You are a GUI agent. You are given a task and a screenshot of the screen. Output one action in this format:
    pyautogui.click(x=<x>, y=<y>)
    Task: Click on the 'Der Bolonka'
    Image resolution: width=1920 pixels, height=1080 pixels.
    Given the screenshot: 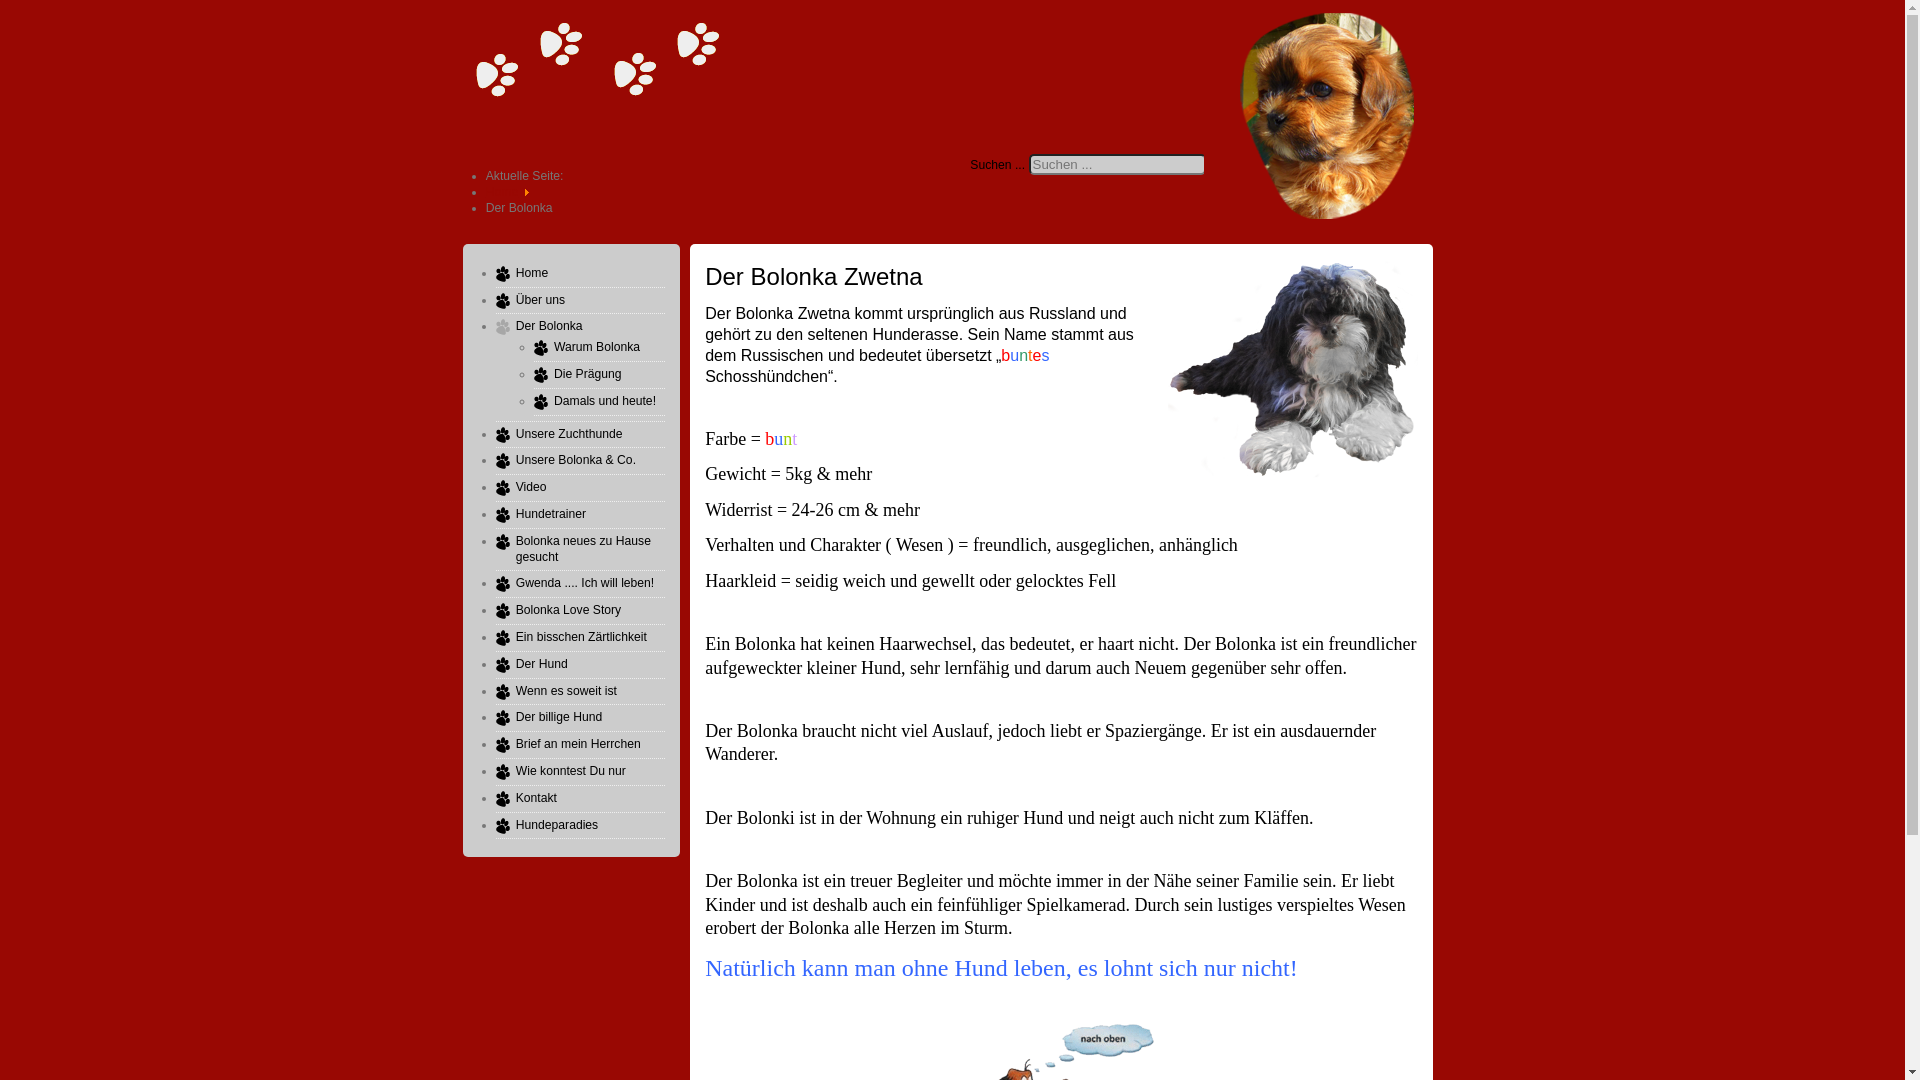 What is the action you would take?
    pyautogui.click(x=549, y=325)
    